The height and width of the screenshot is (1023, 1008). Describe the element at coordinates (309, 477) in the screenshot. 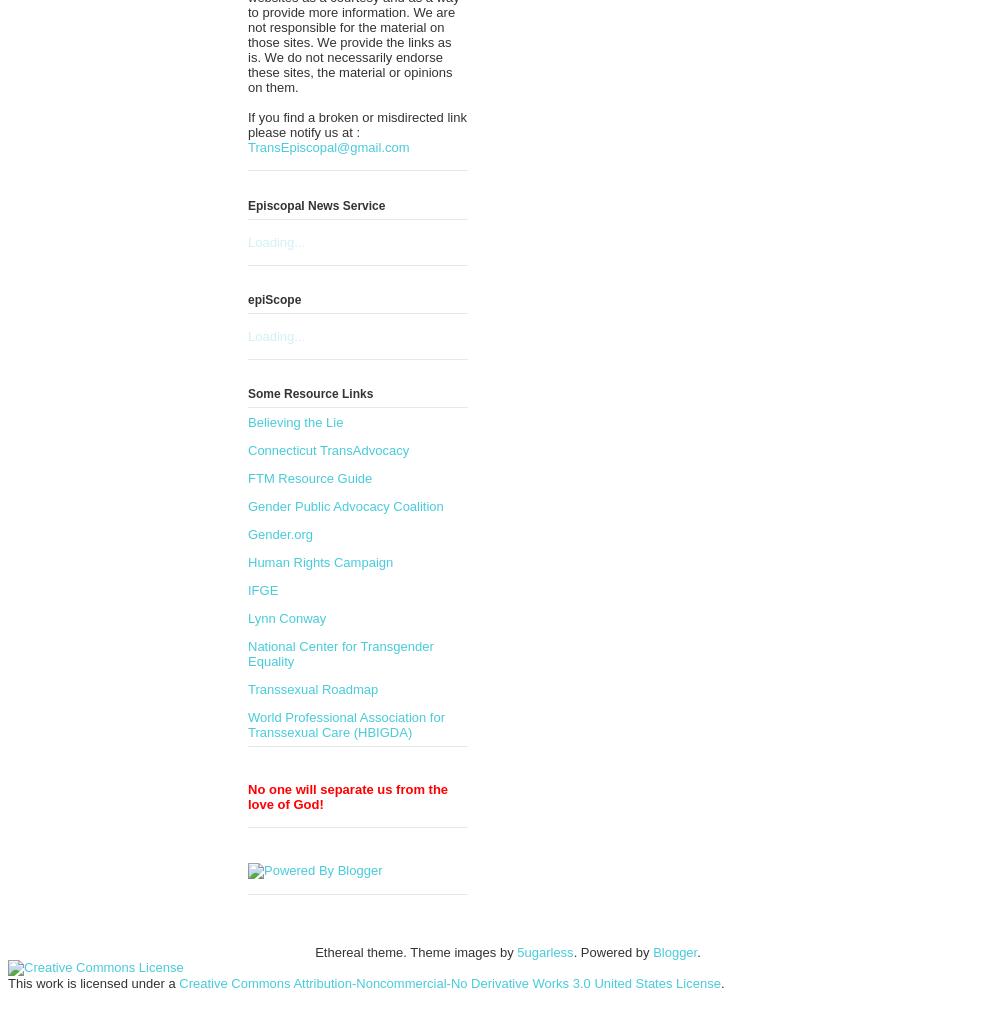

I see `'FTM Resource Guide'` at that location.